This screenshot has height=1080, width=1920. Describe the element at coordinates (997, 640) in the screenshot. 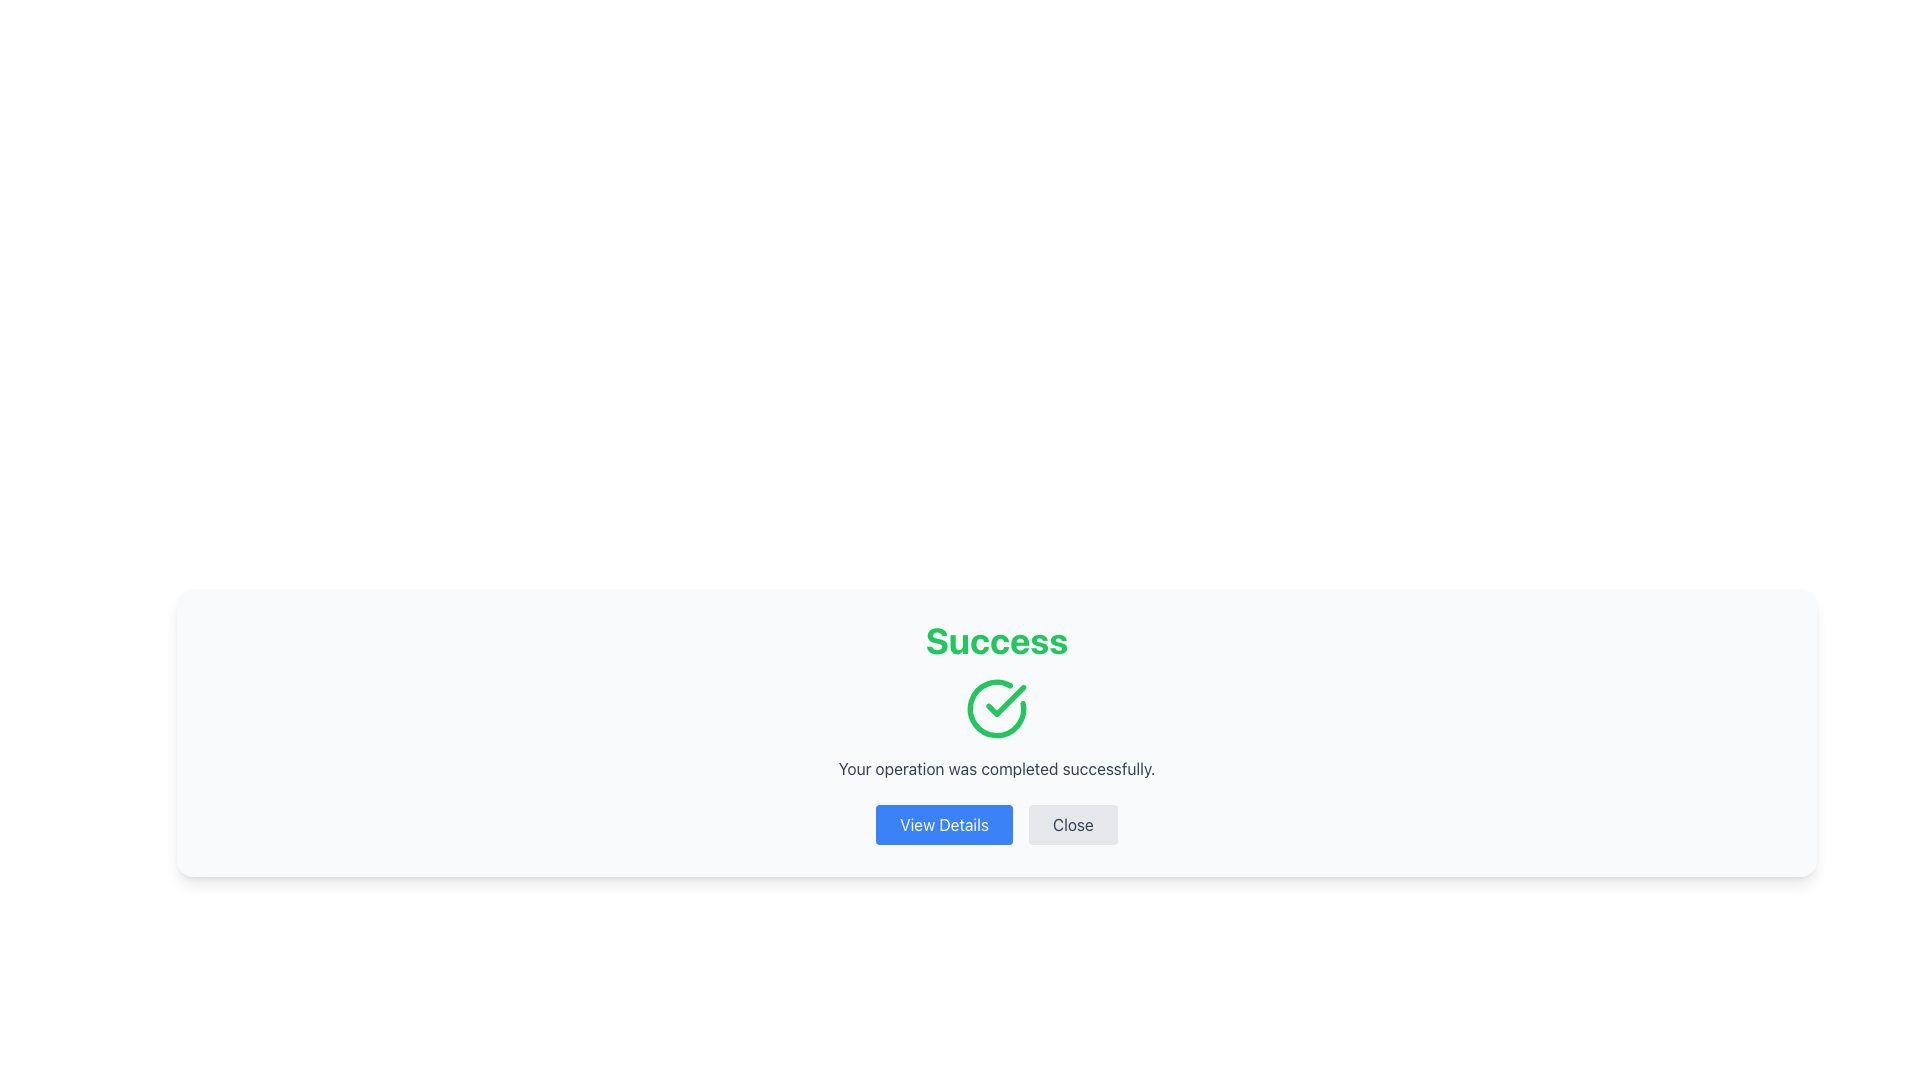

I see `the confirmation heading text label that indicates a successful operation, prominently displayed at the top of the centered panel` at that location.